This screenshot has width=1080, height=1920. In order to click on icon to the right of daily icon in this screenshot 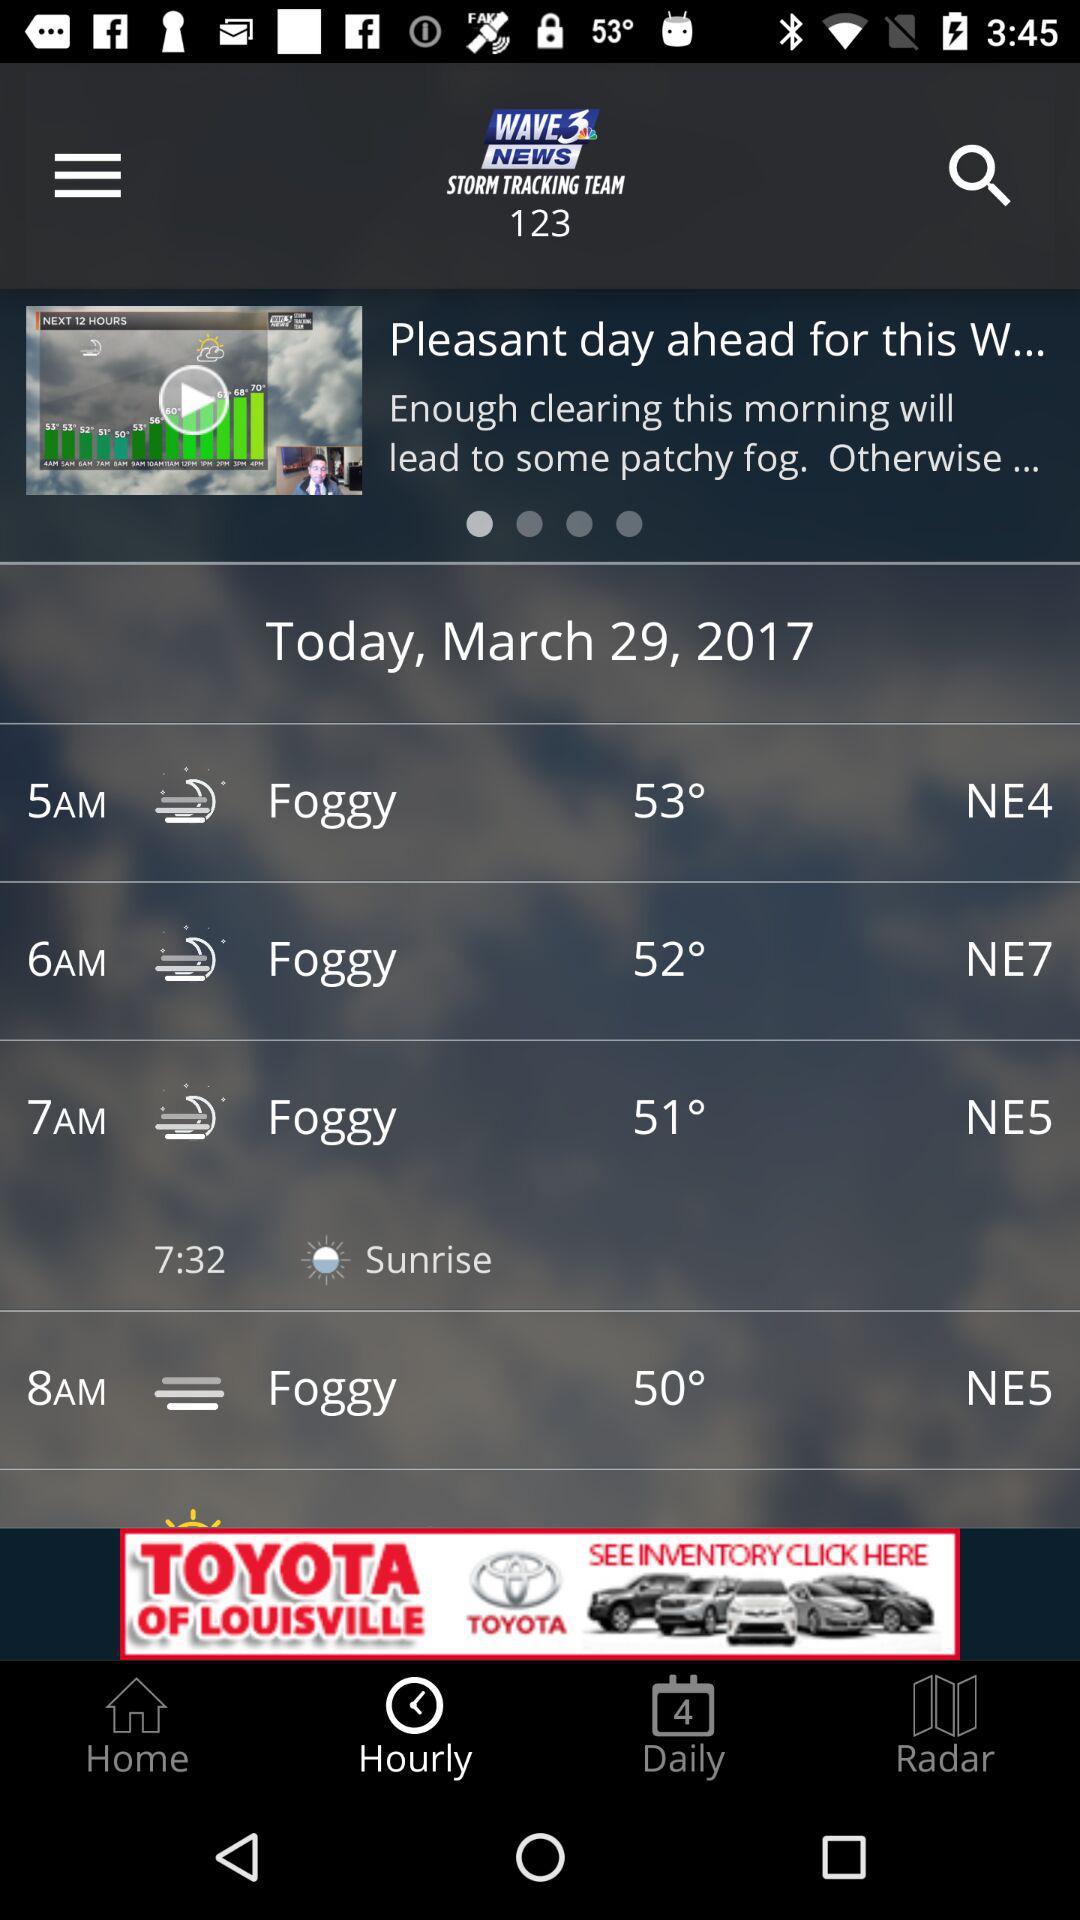, I will do `click(945, 1726)`.